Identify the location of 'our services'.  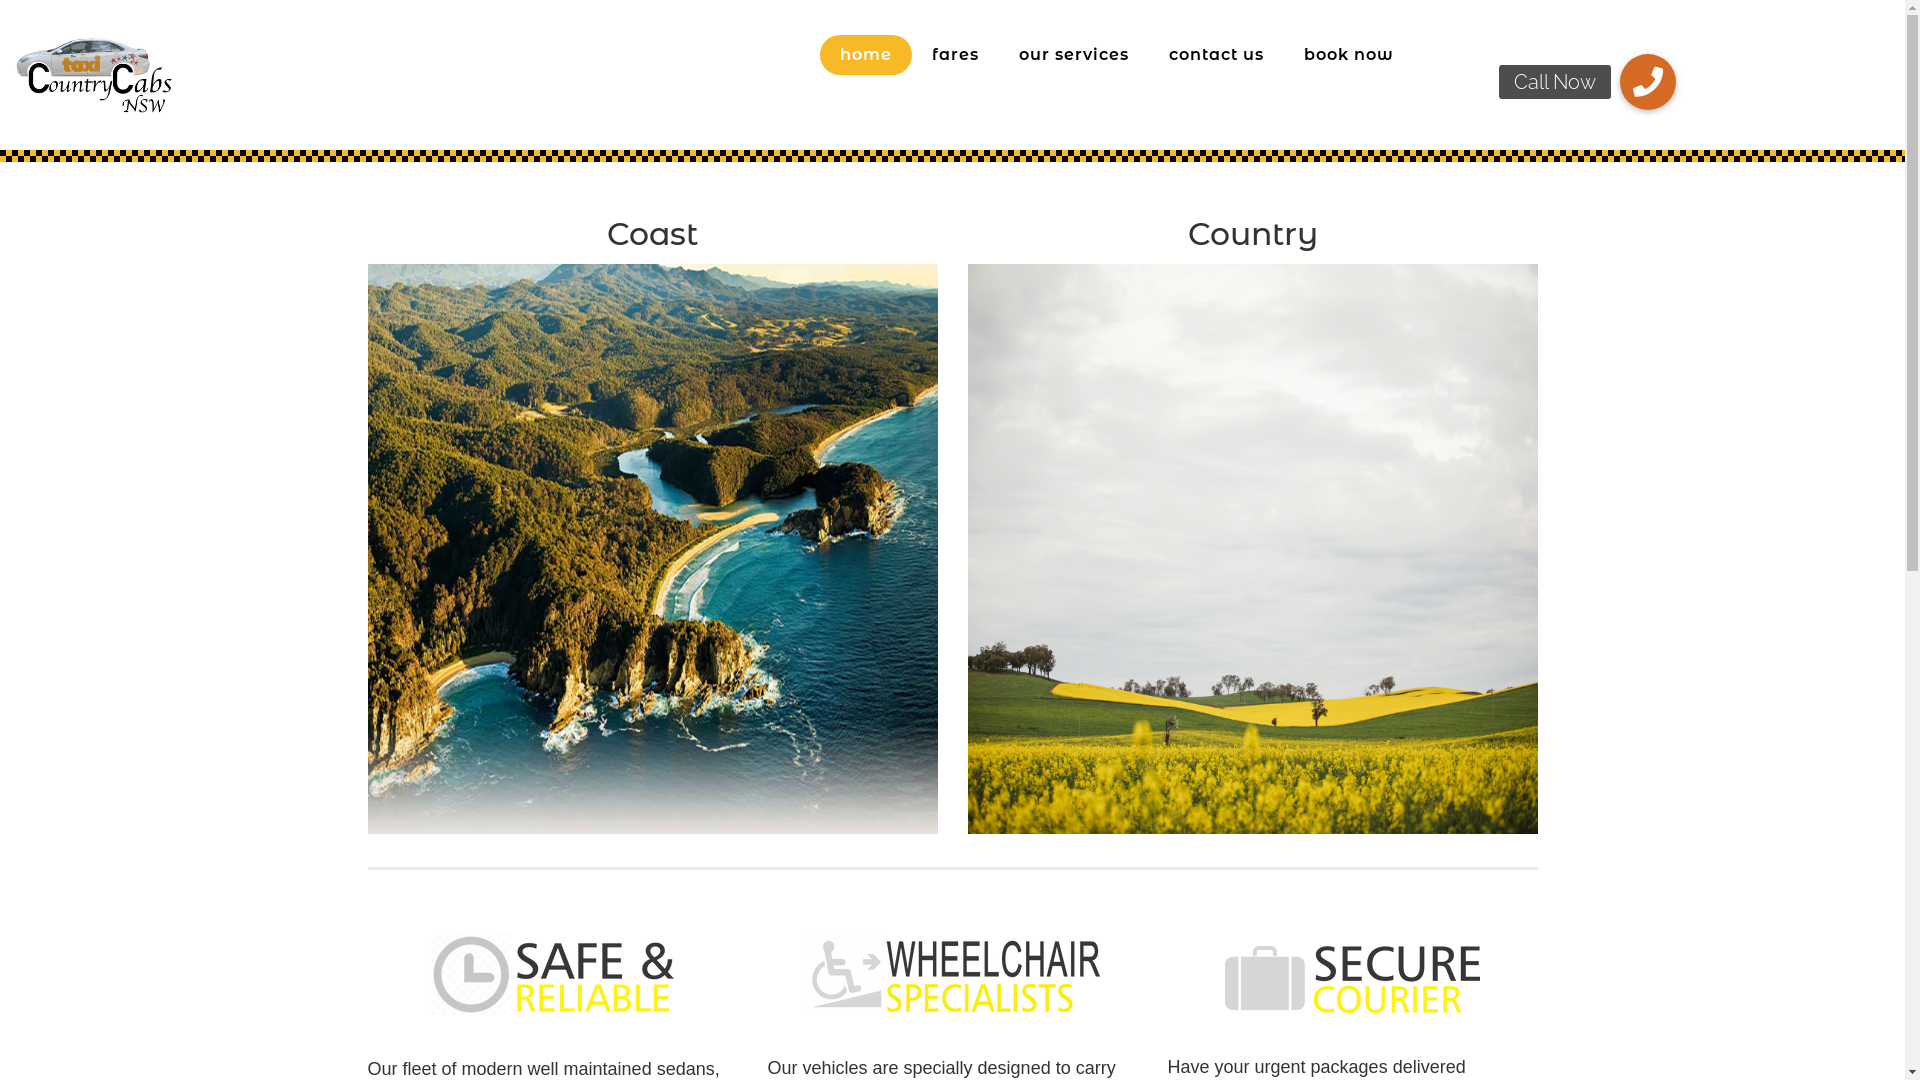
(998, 53).